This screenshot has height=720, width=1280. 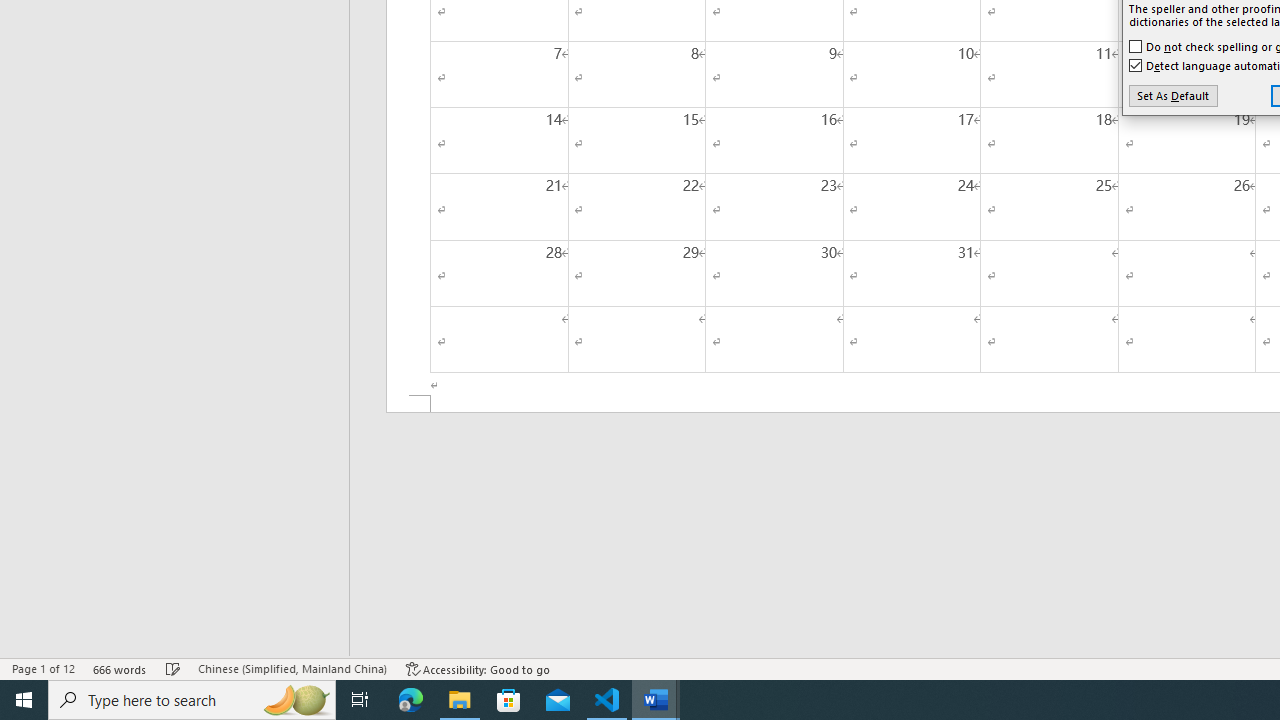 I want to click on 'Accessibility Checker Accessibility: Good to go', so click(x=477, y=669).